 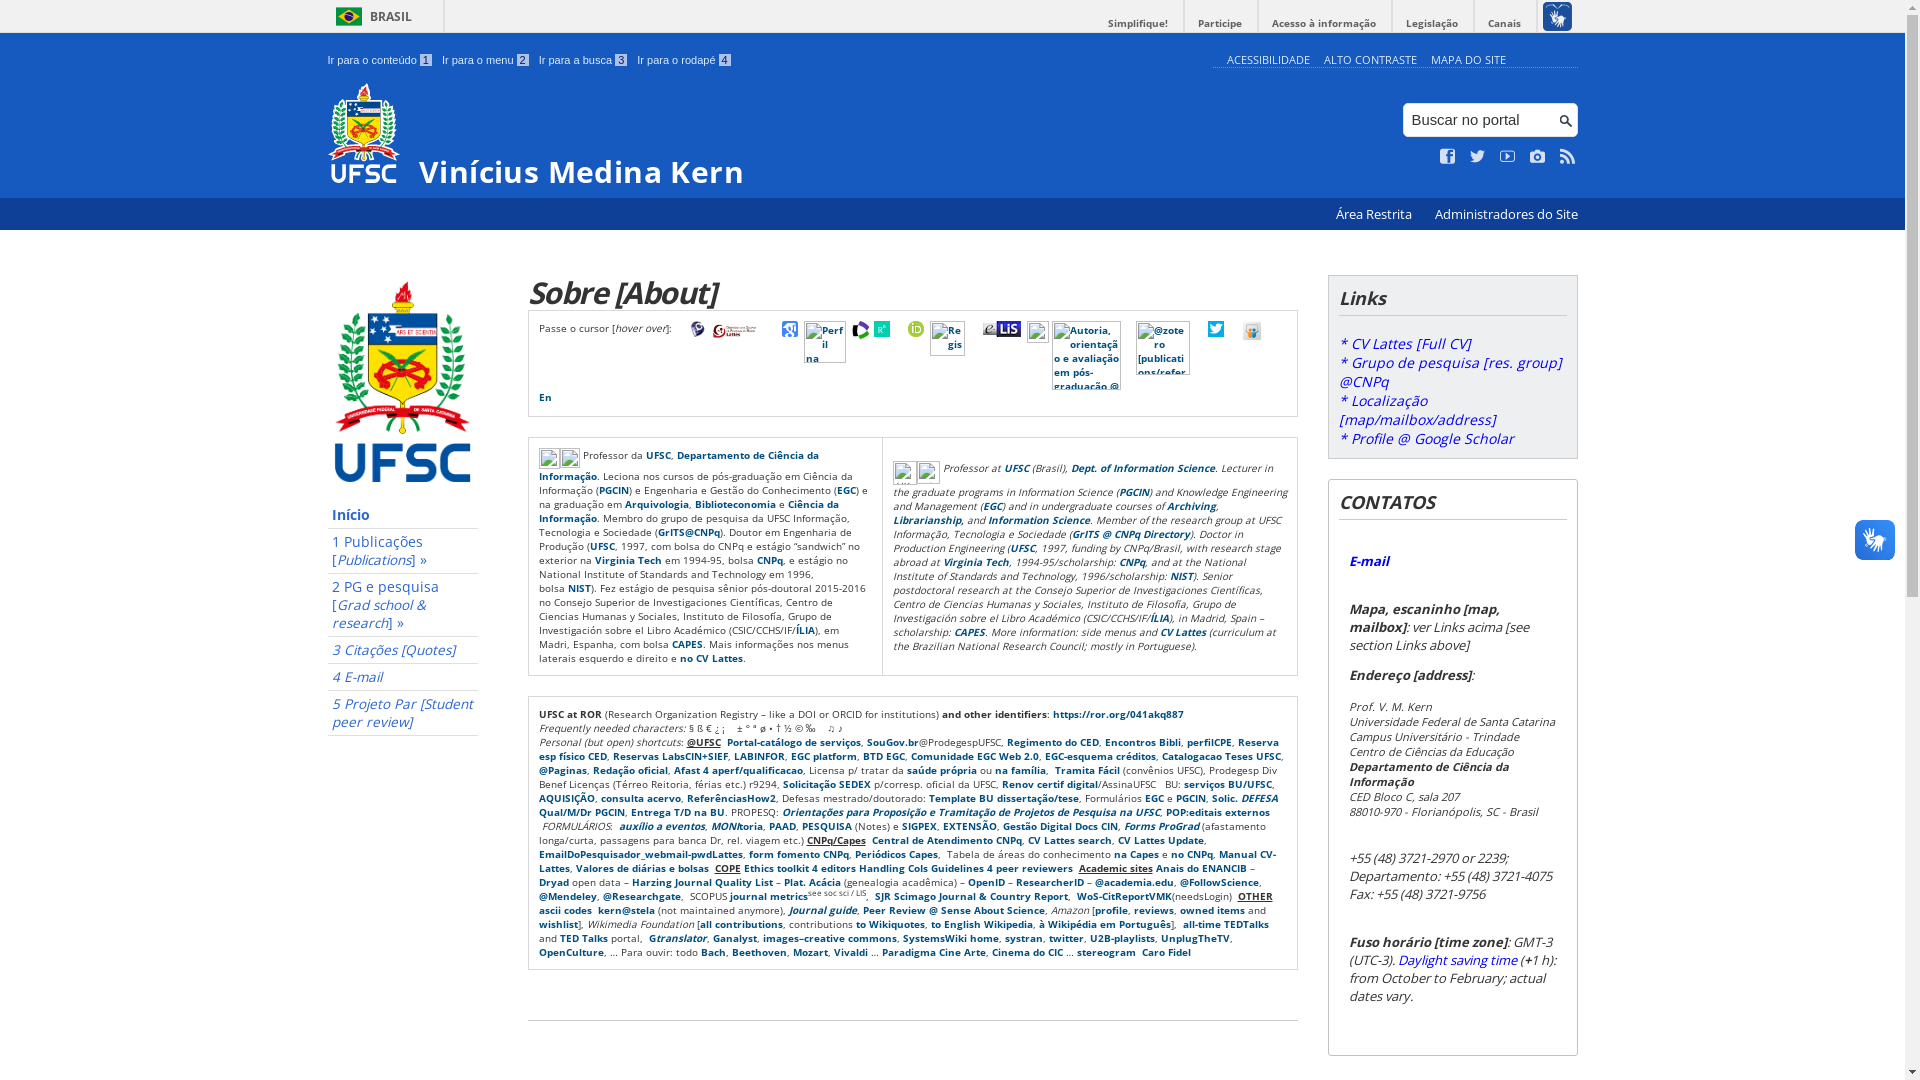 I want to click on 'Information Science', so click(x=1038, y=518).